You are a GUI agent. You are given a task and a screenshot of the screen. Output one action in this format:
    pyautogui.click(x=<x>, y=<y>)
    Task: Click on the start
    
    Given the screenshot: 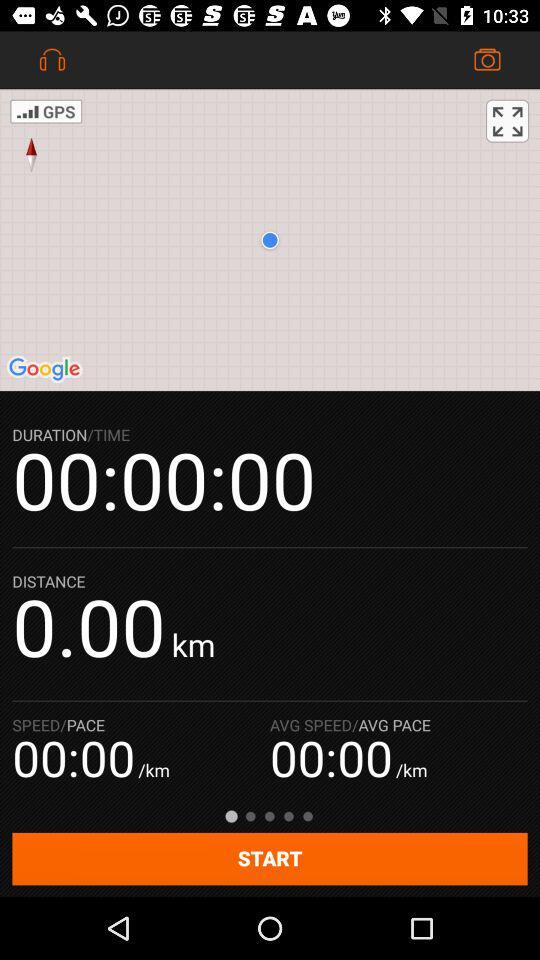 What is the action you would take?
    pyautogui.click(x=270, y=858)
    